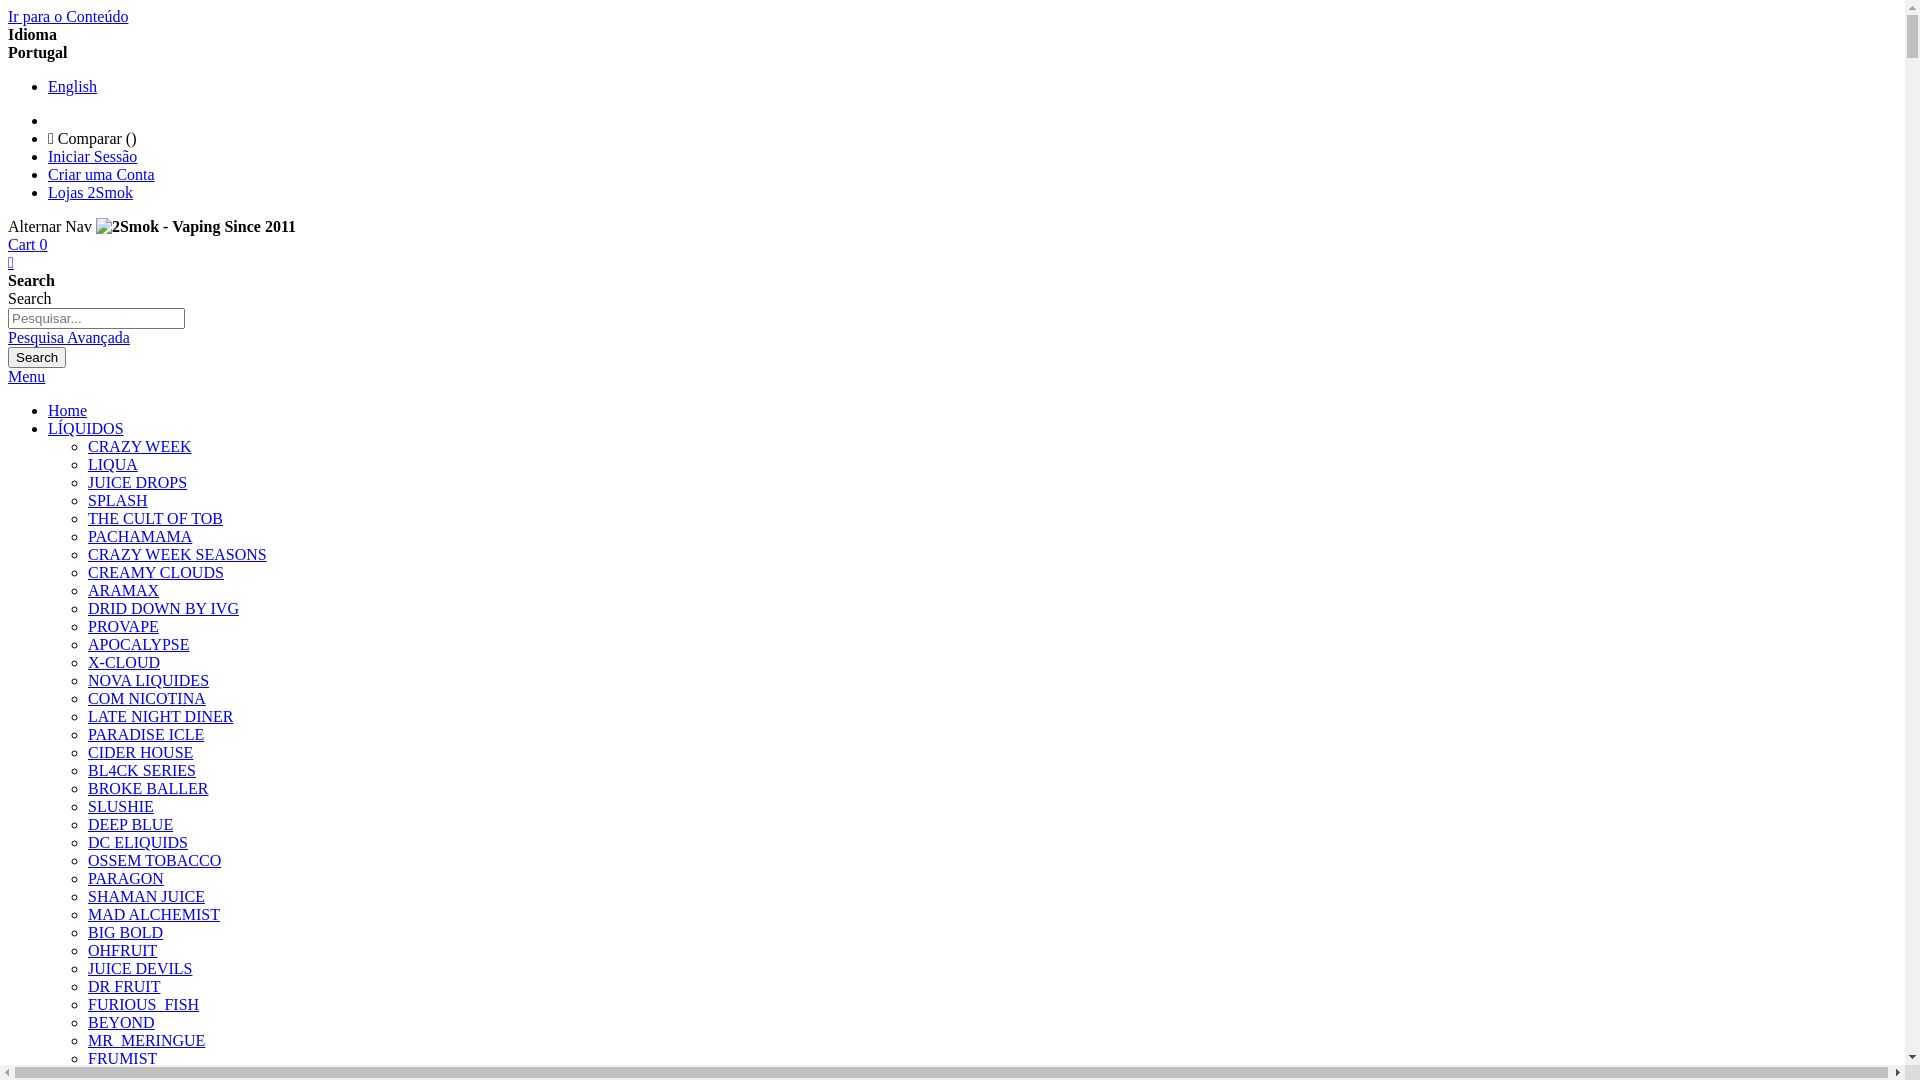 This screenshot has width=1920, height=1080. Describe the element at coordinates (138, 644) in the screenshot. I see `'APOCALYPSE'` at that location.